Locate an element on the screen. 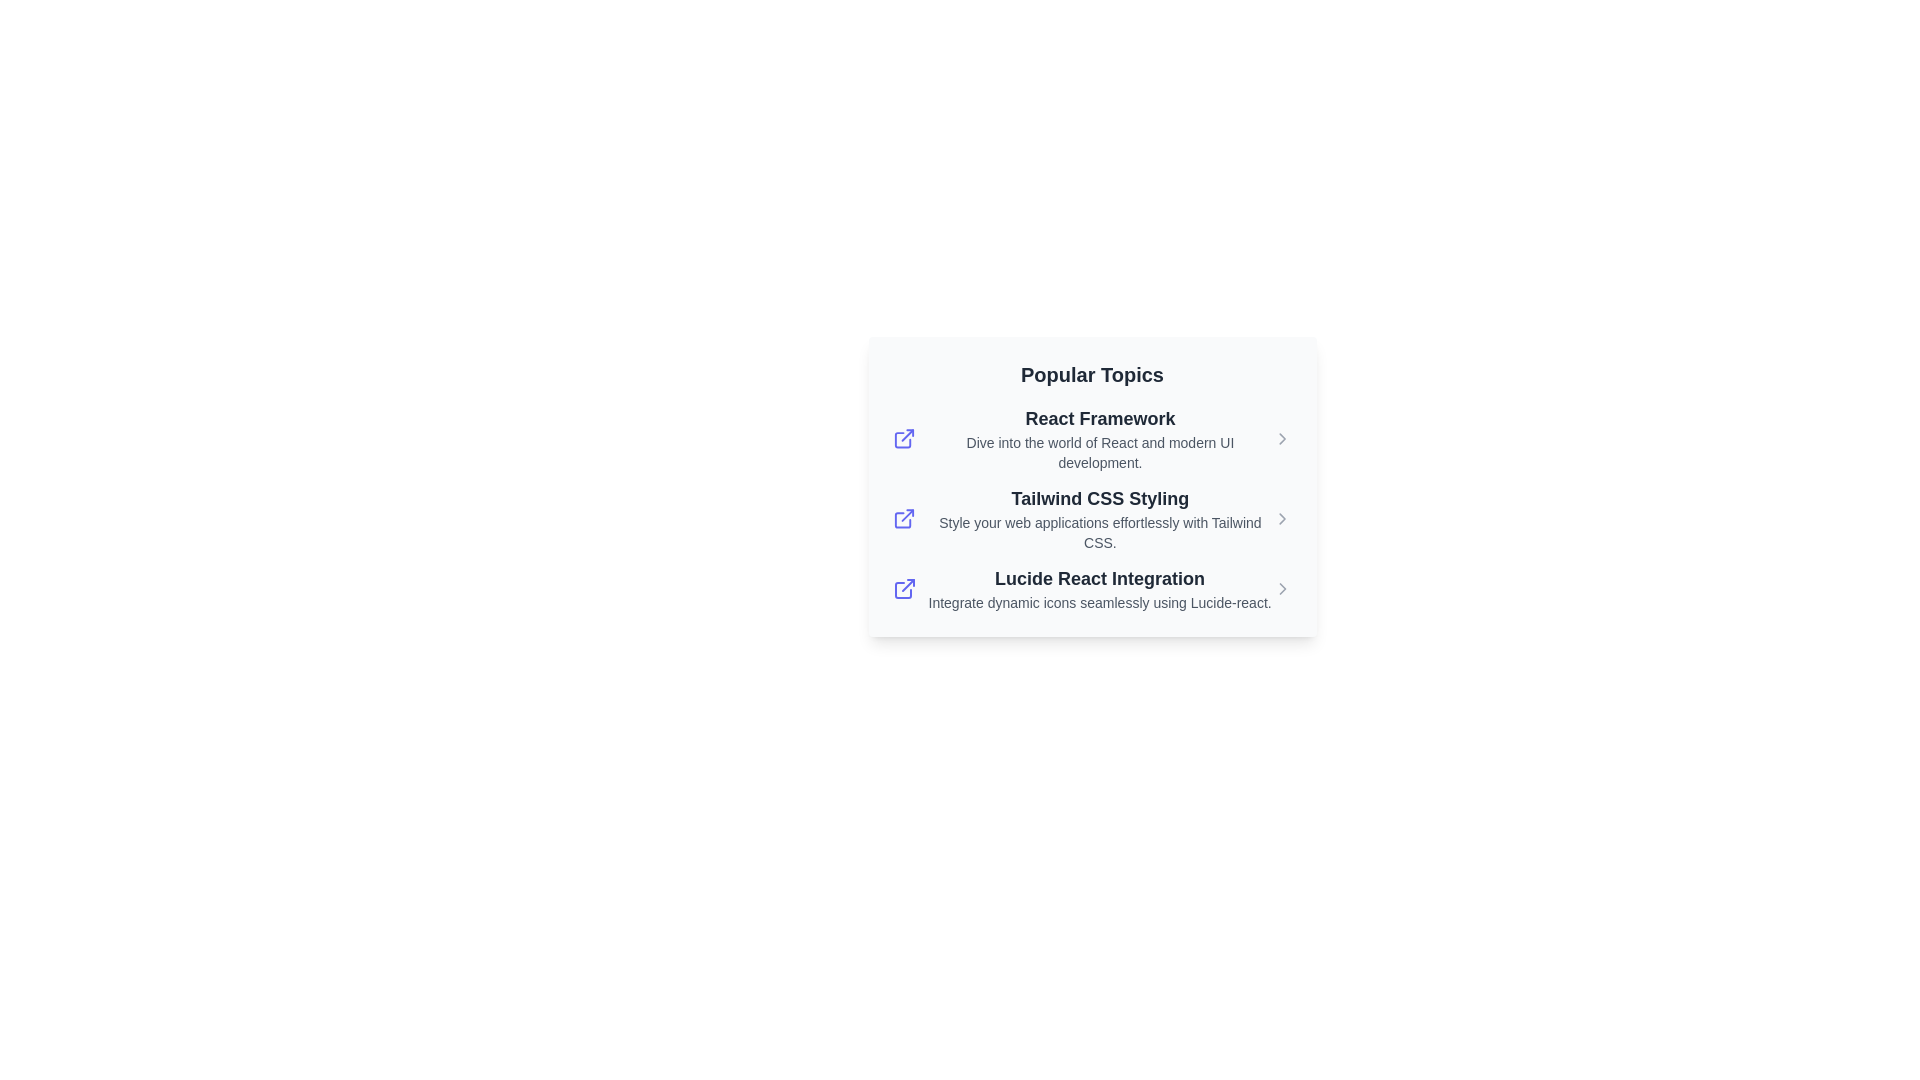  the static text that reads, 'Style your web applications effortlessly with Tailwind CSS,' which is styled with a smaller font size and light gray color, located under the heading 'Tailwind CSS Styling.' is located at coordinates (1099, 531).